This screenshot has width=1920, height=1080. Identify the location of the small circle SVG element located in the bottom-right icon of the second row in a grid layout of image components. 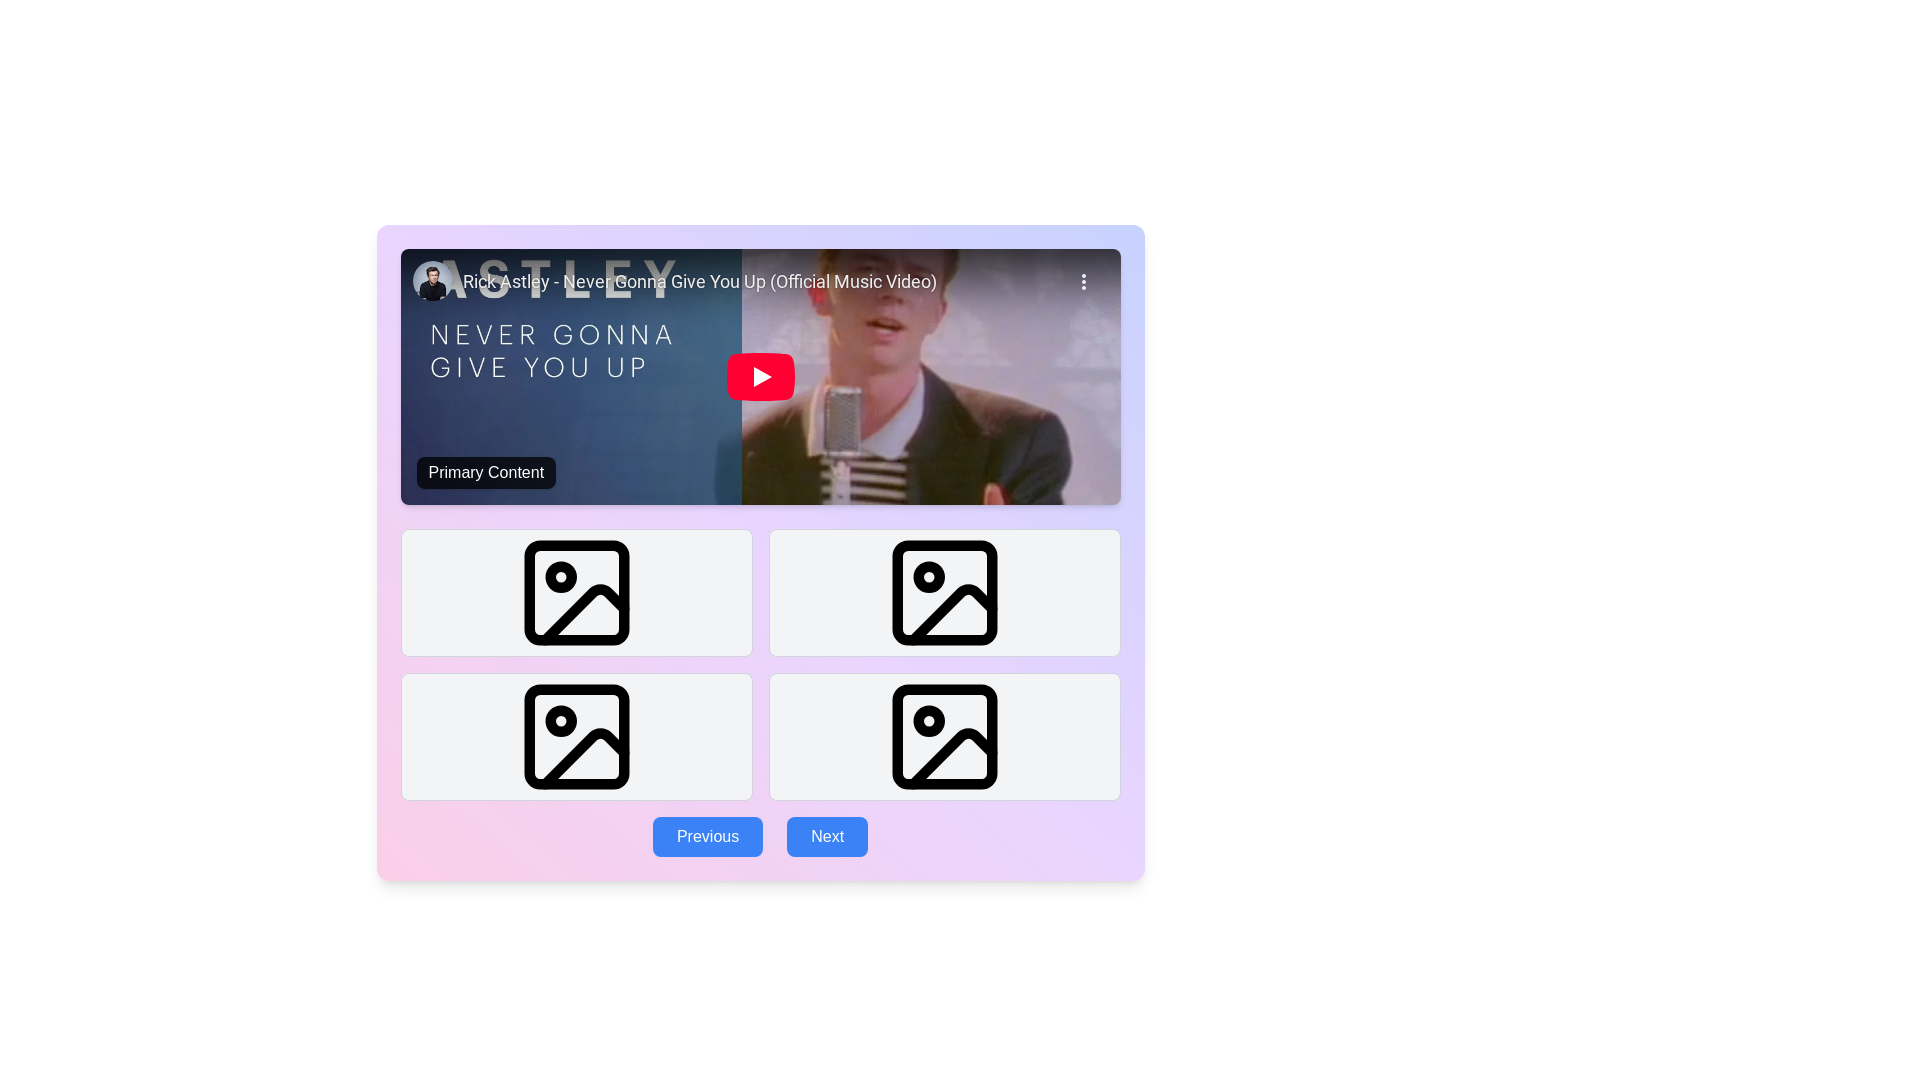
(927, 721).